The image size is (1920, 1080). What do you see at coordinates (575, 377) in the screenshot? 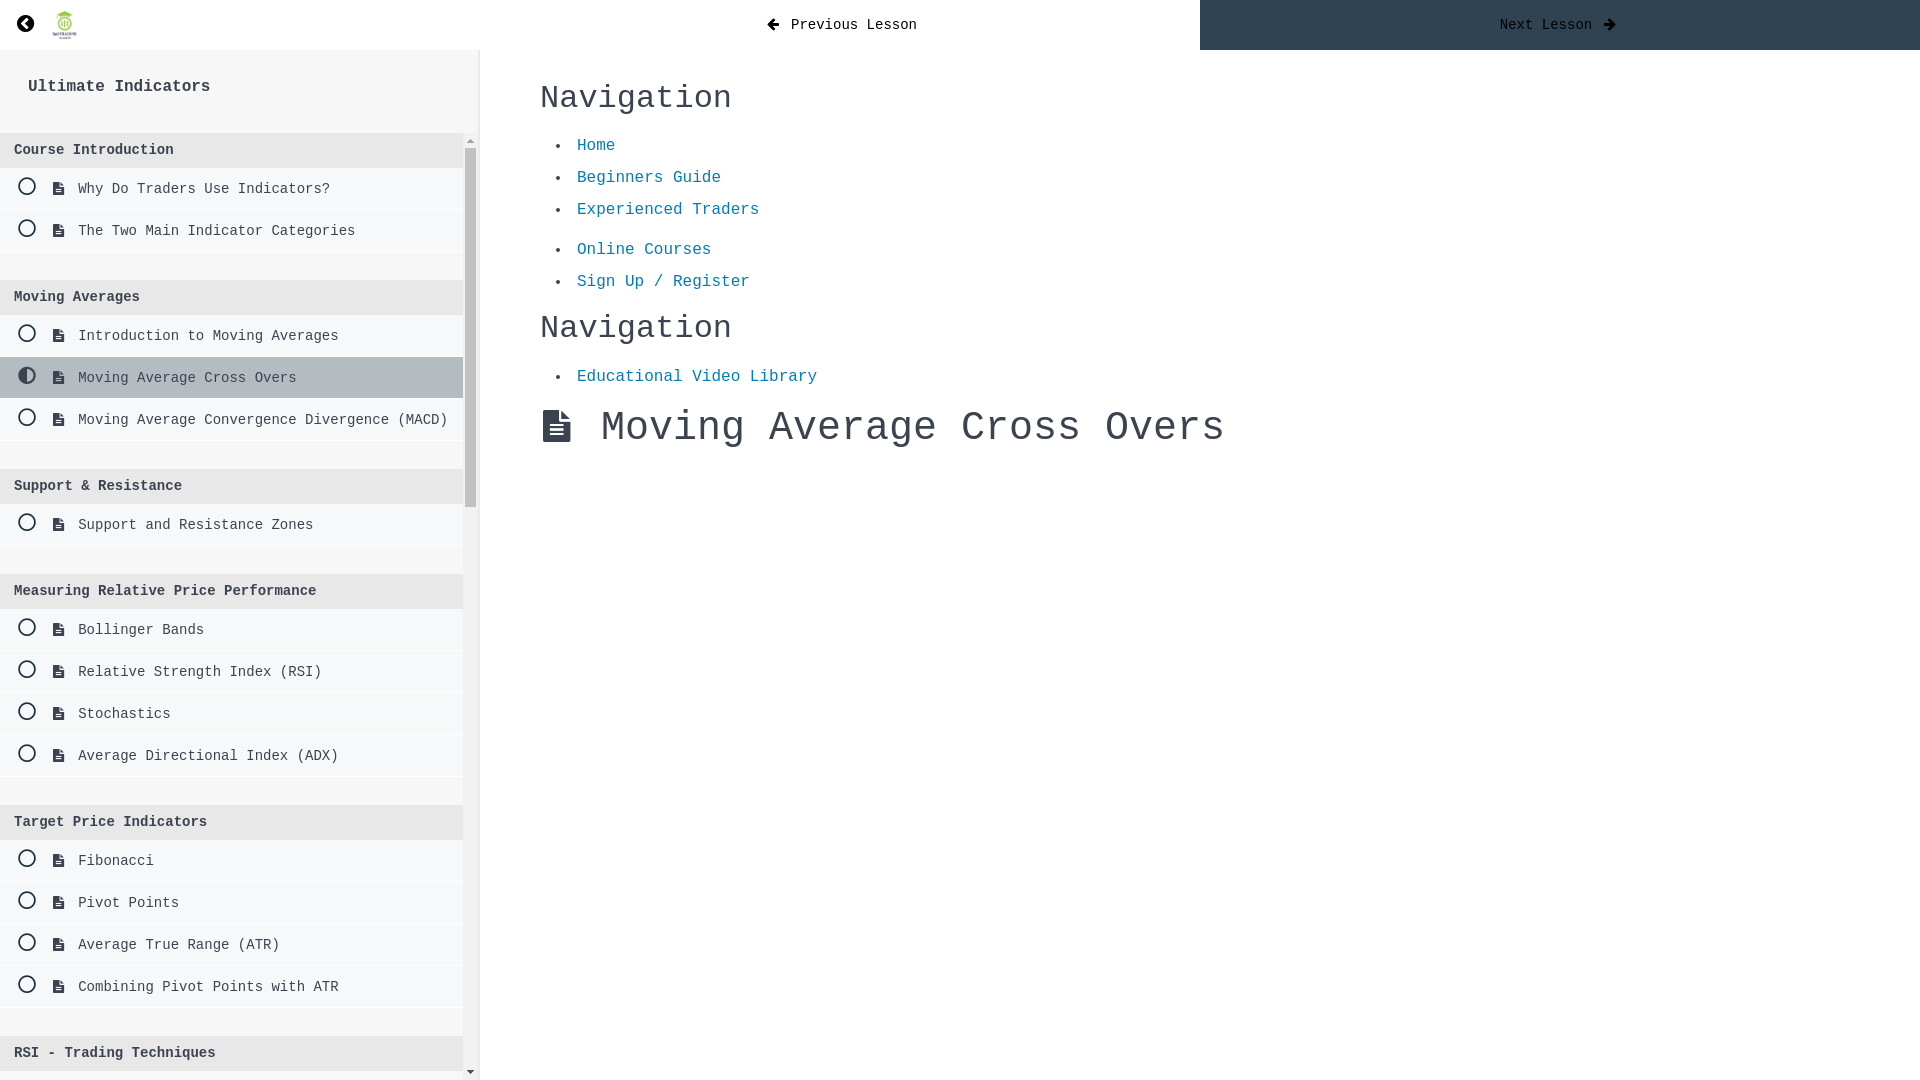
I see `'Educational Video Library'` at bounding box center [575, 377].